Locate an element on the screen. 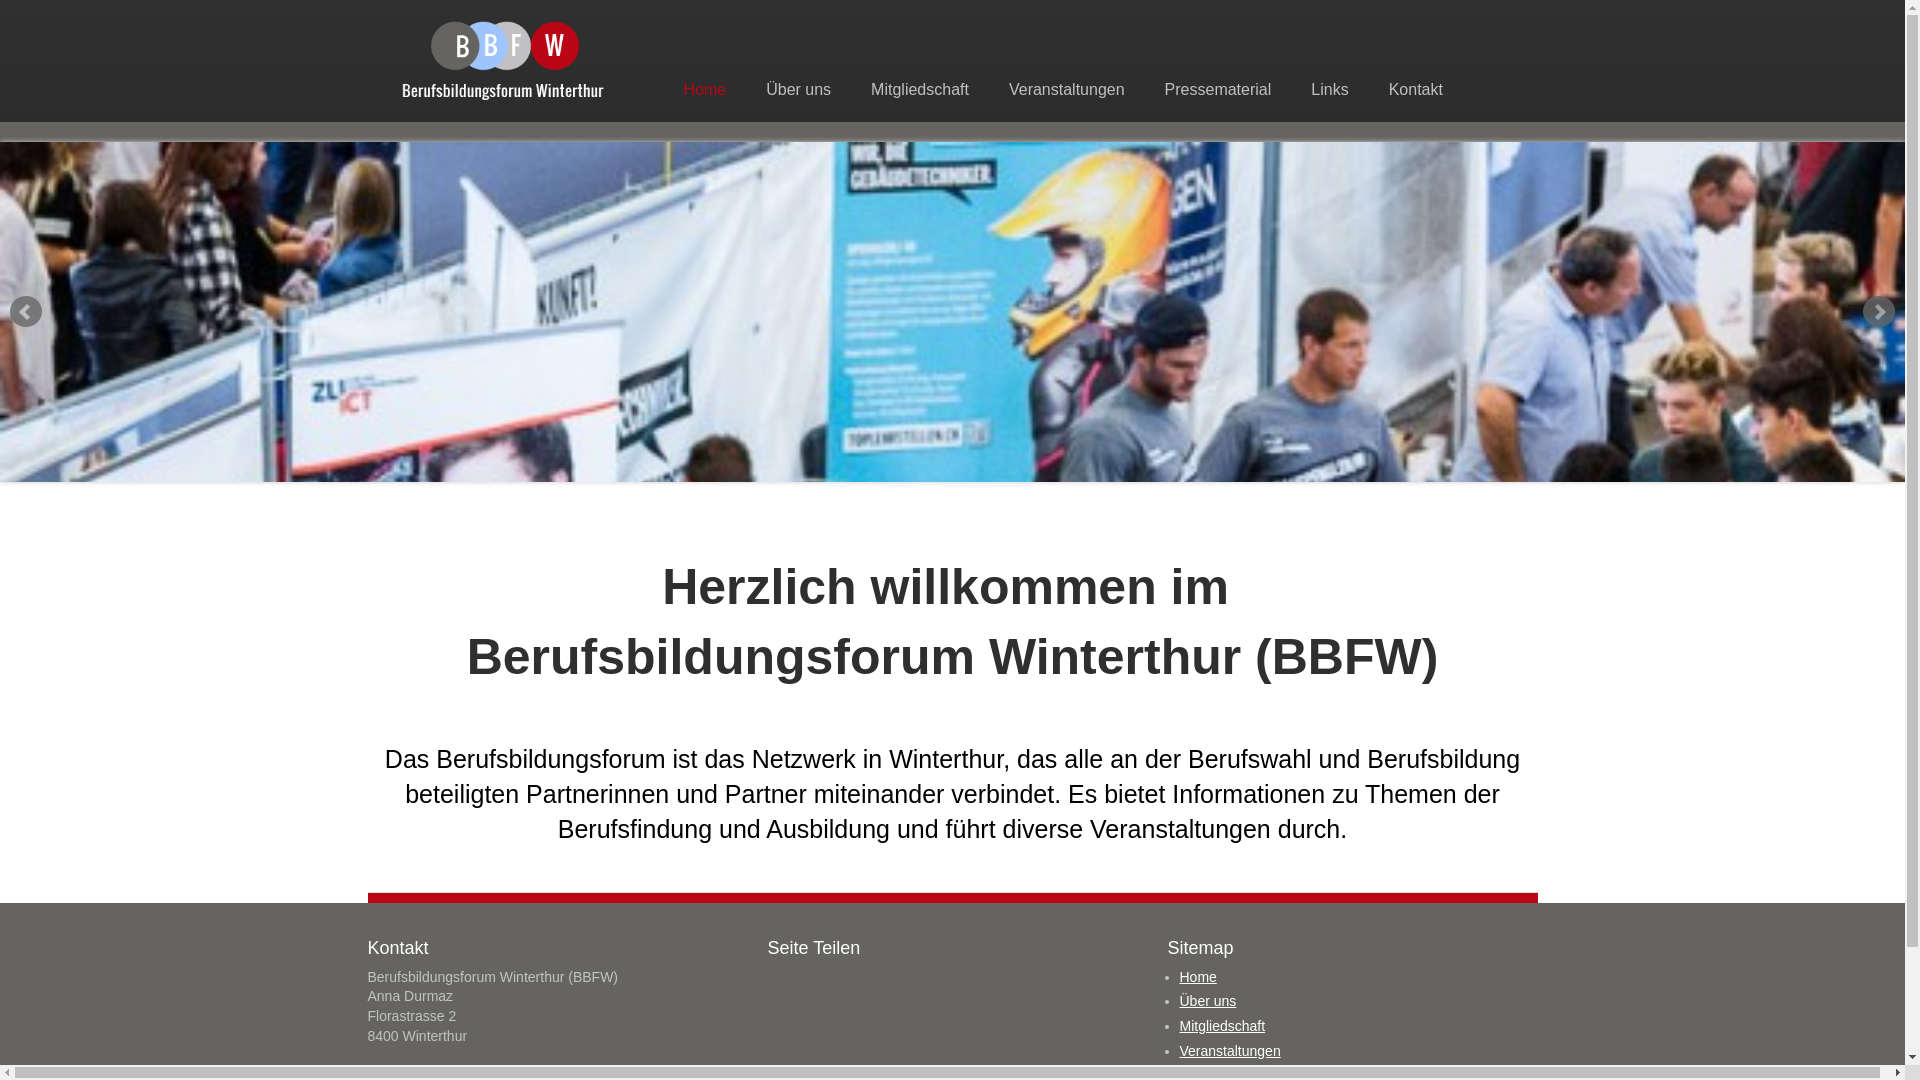 This screenshot has width=1920, height=1080. 'Home' is located at coordinates (667, 88).